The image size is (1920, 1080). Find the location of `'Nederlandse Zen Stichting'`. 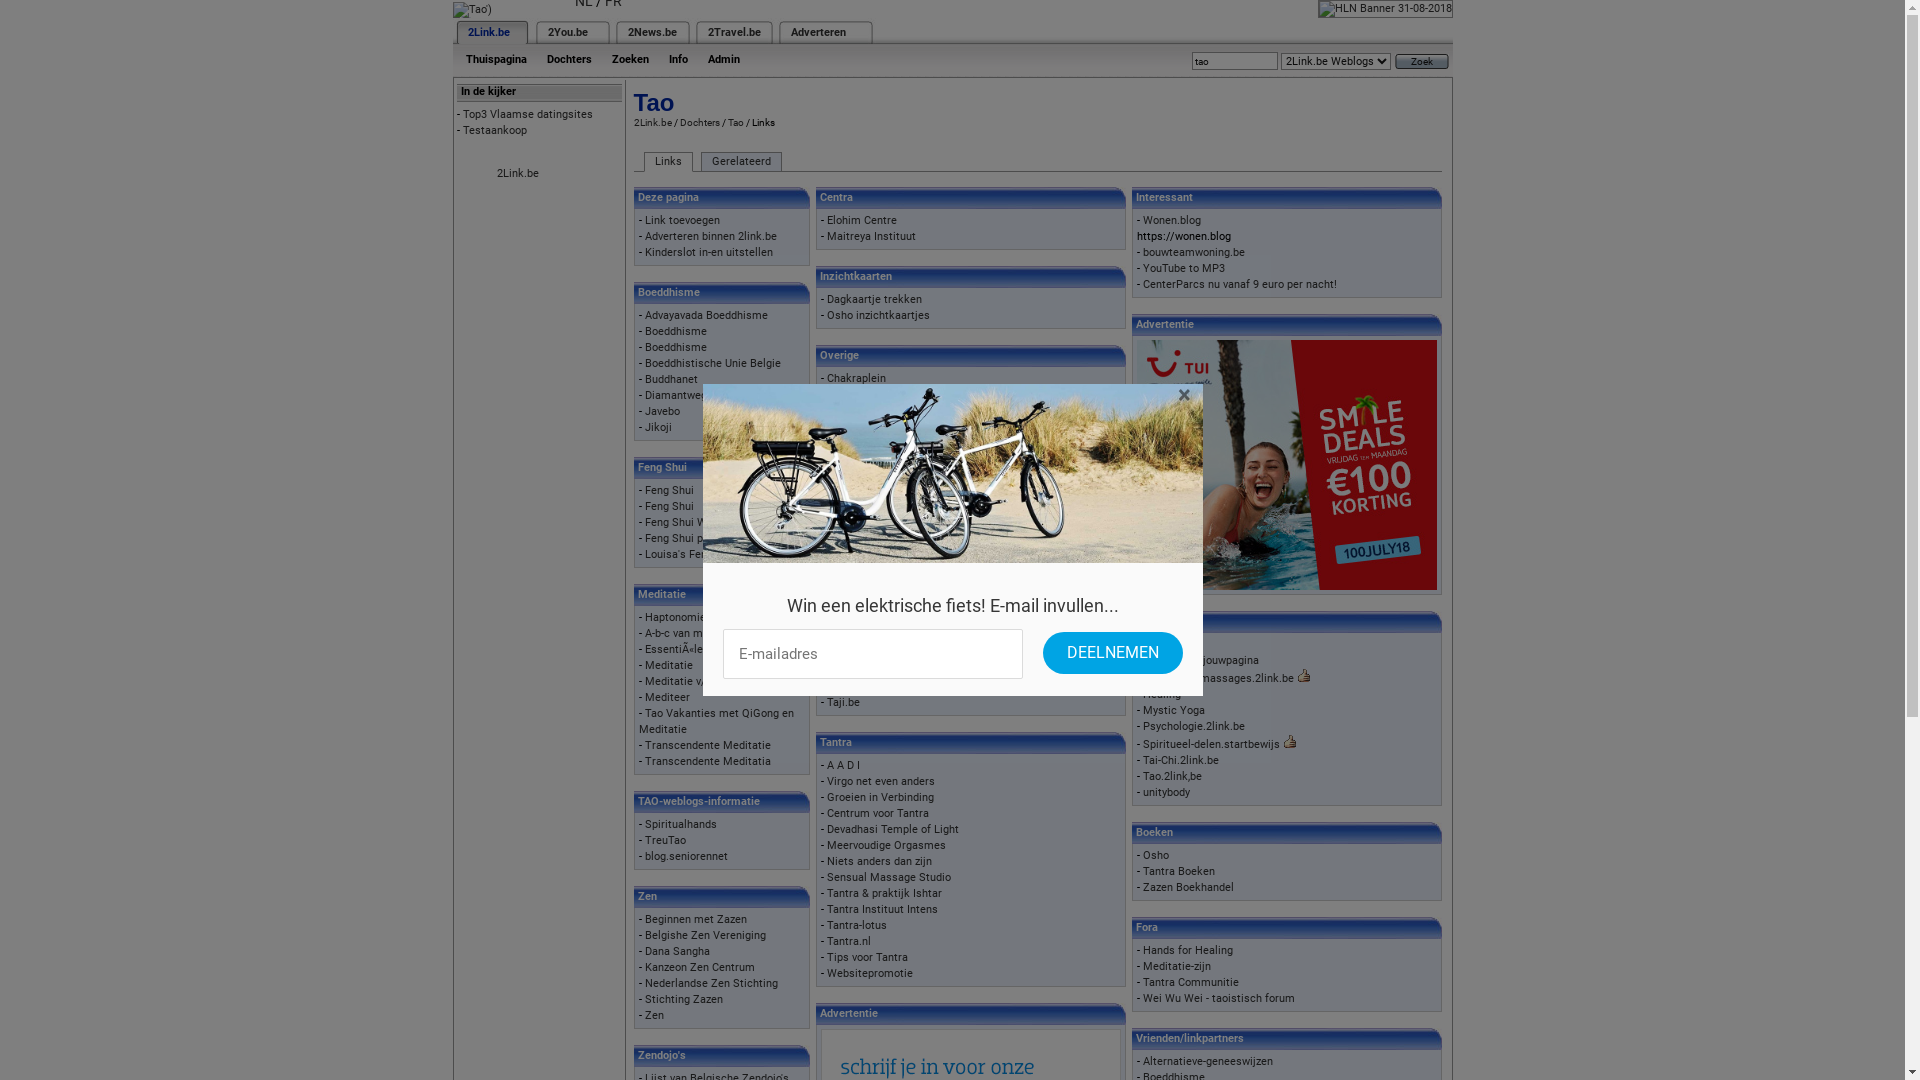

'Nederlandse Zen Stichting' is located at coordinates (710, 982).